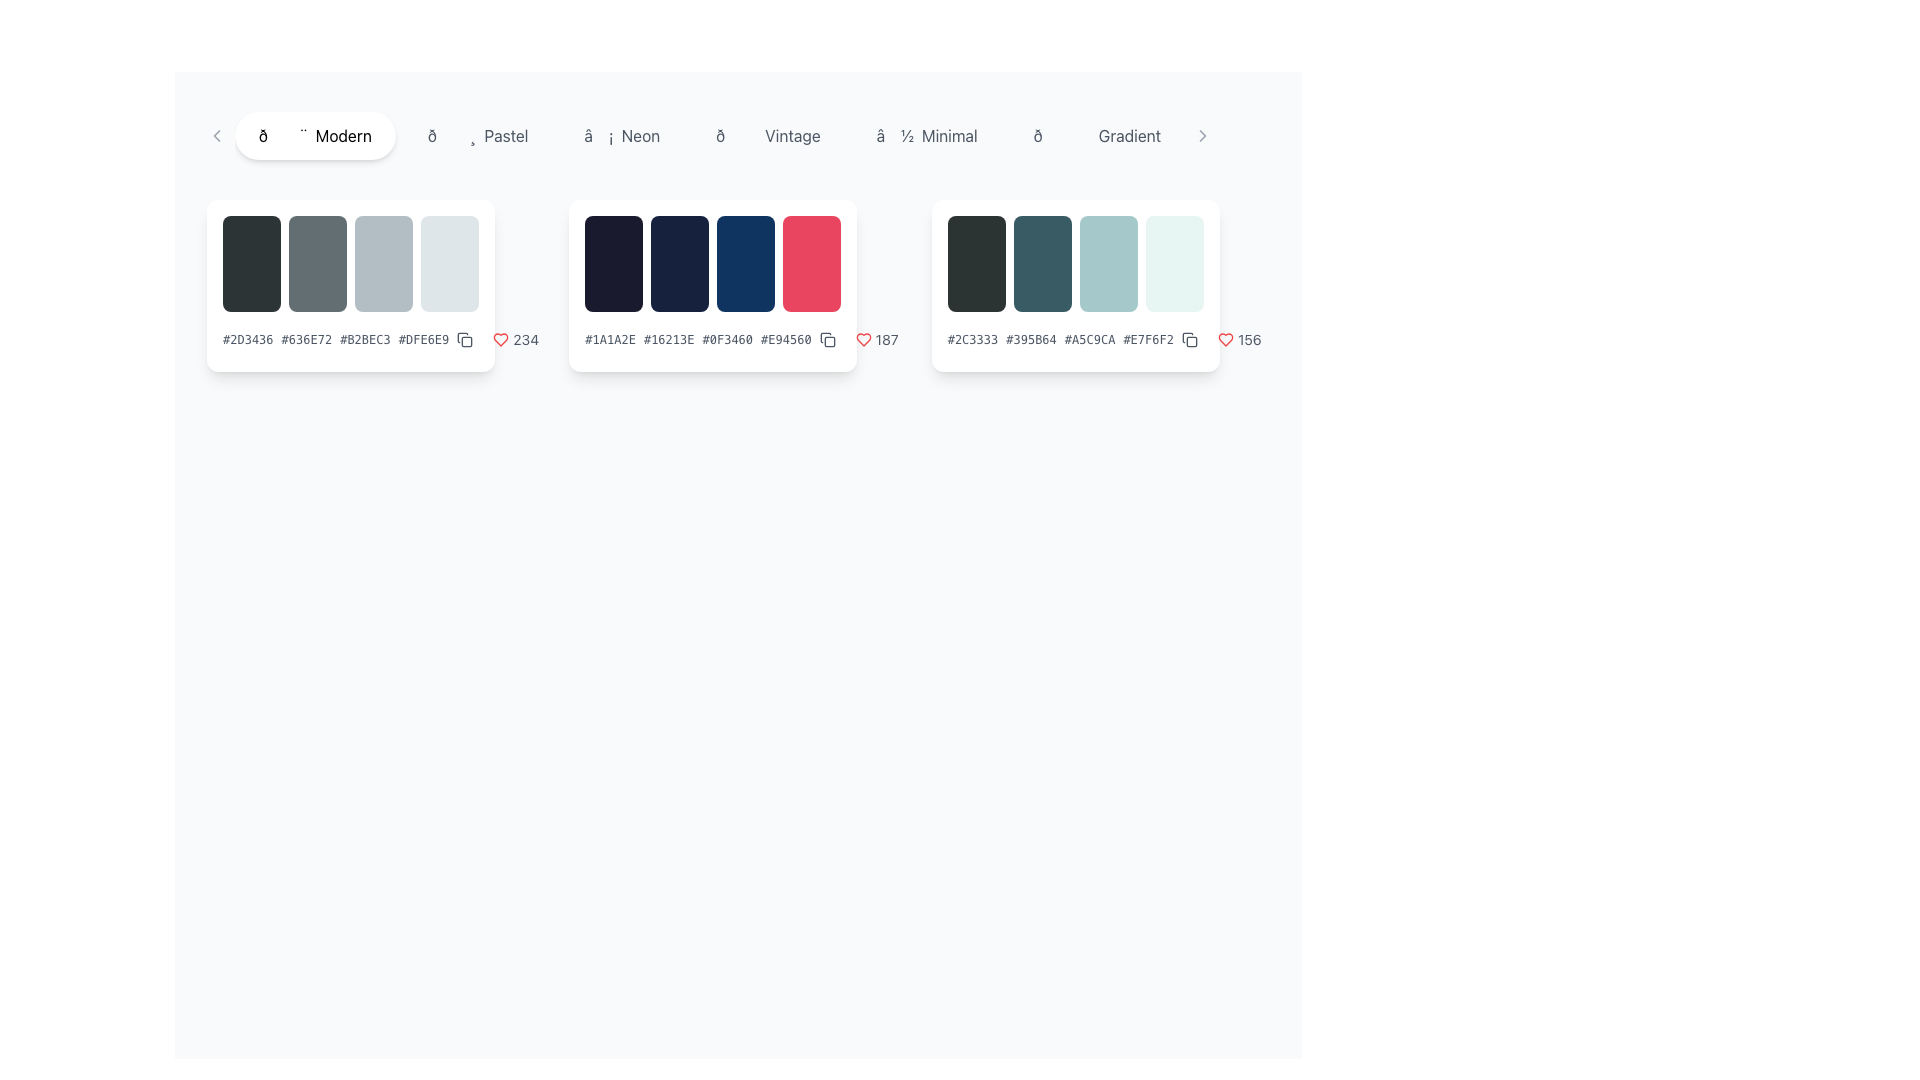  What do you see at coordinates (1187, 337) in the screenshot?
I see `the decorative SVG icon located near the bottom-right area of the second palette card in the central layout row` at bounding box center [1187, 337].